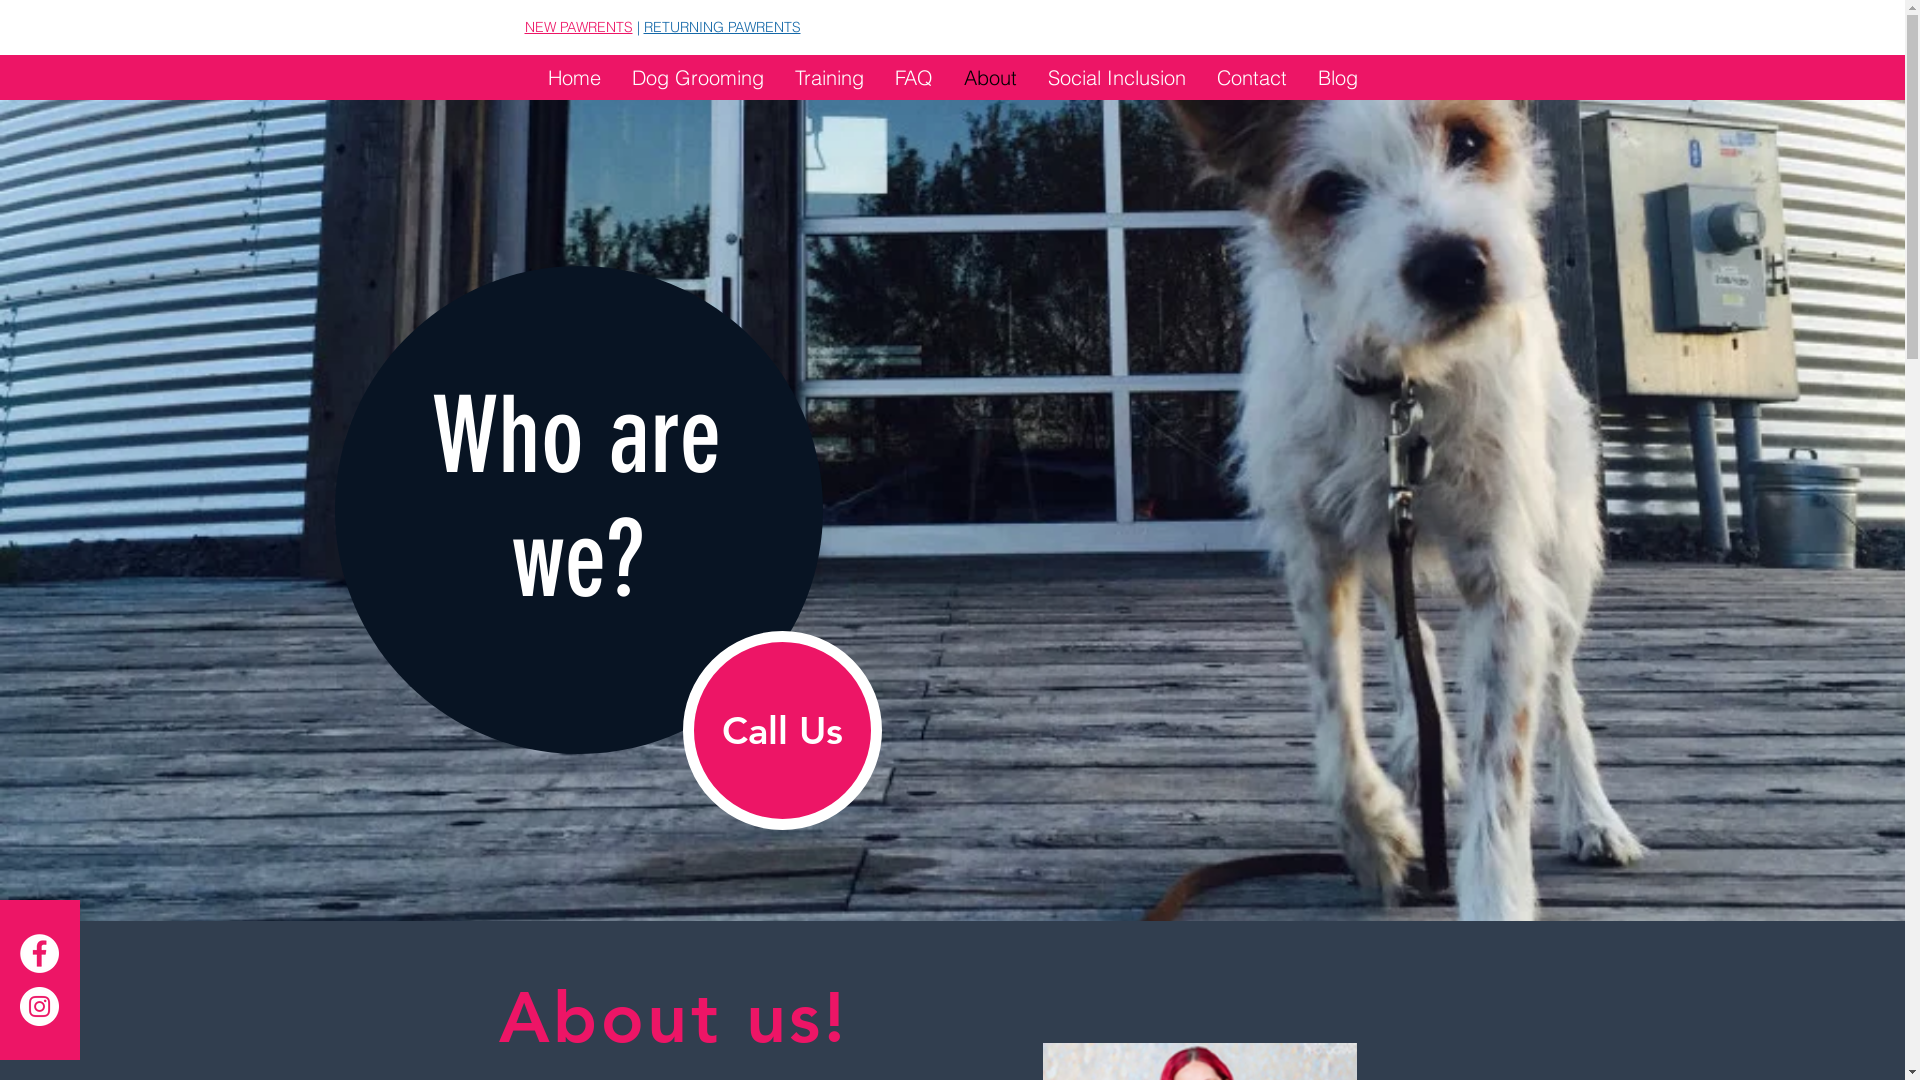  What do you see at coordinates (721, 27) in the screenshot?
I see `'RETURNING PAWRENTS'` at bounding box center [721, 27].